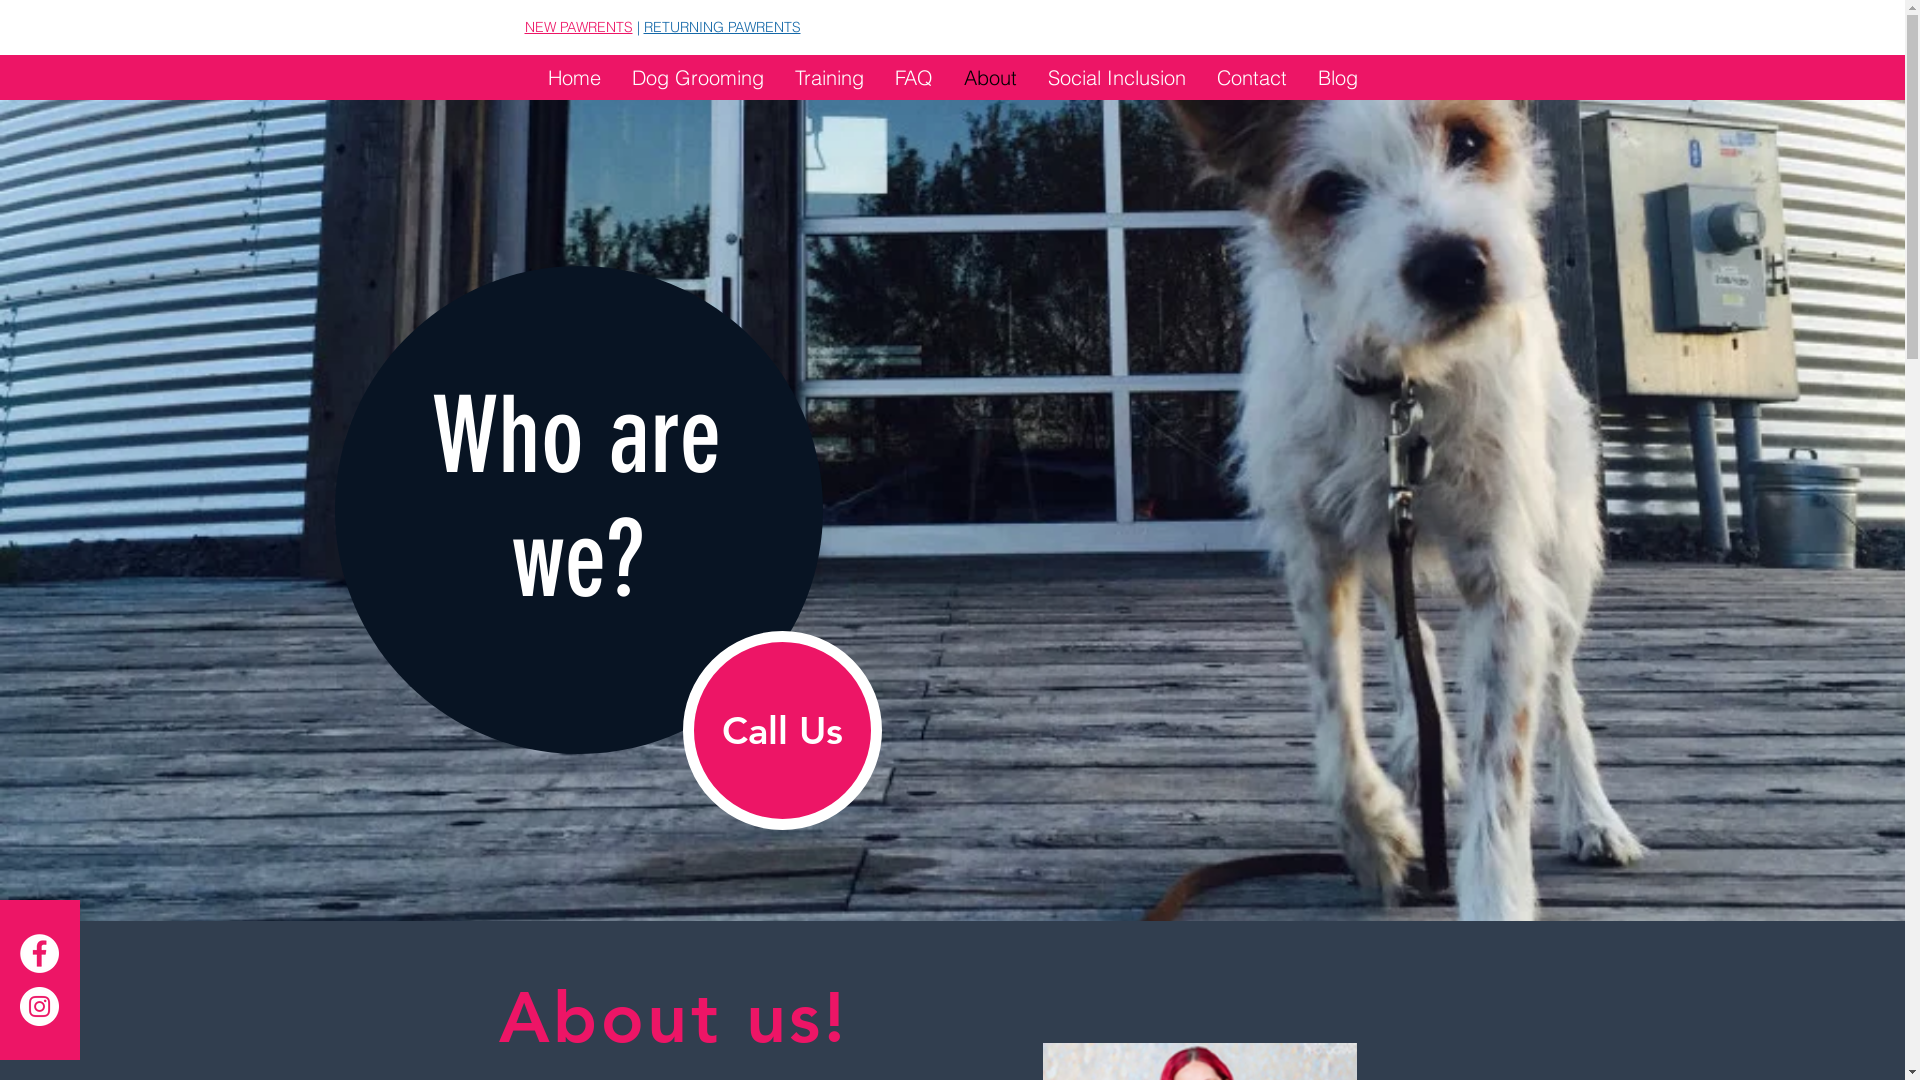  What do you see at coordinates (721, 27) in the screenshot?
I see `'RETURNING PAWRENTS'` at bounding box center [721, 27].